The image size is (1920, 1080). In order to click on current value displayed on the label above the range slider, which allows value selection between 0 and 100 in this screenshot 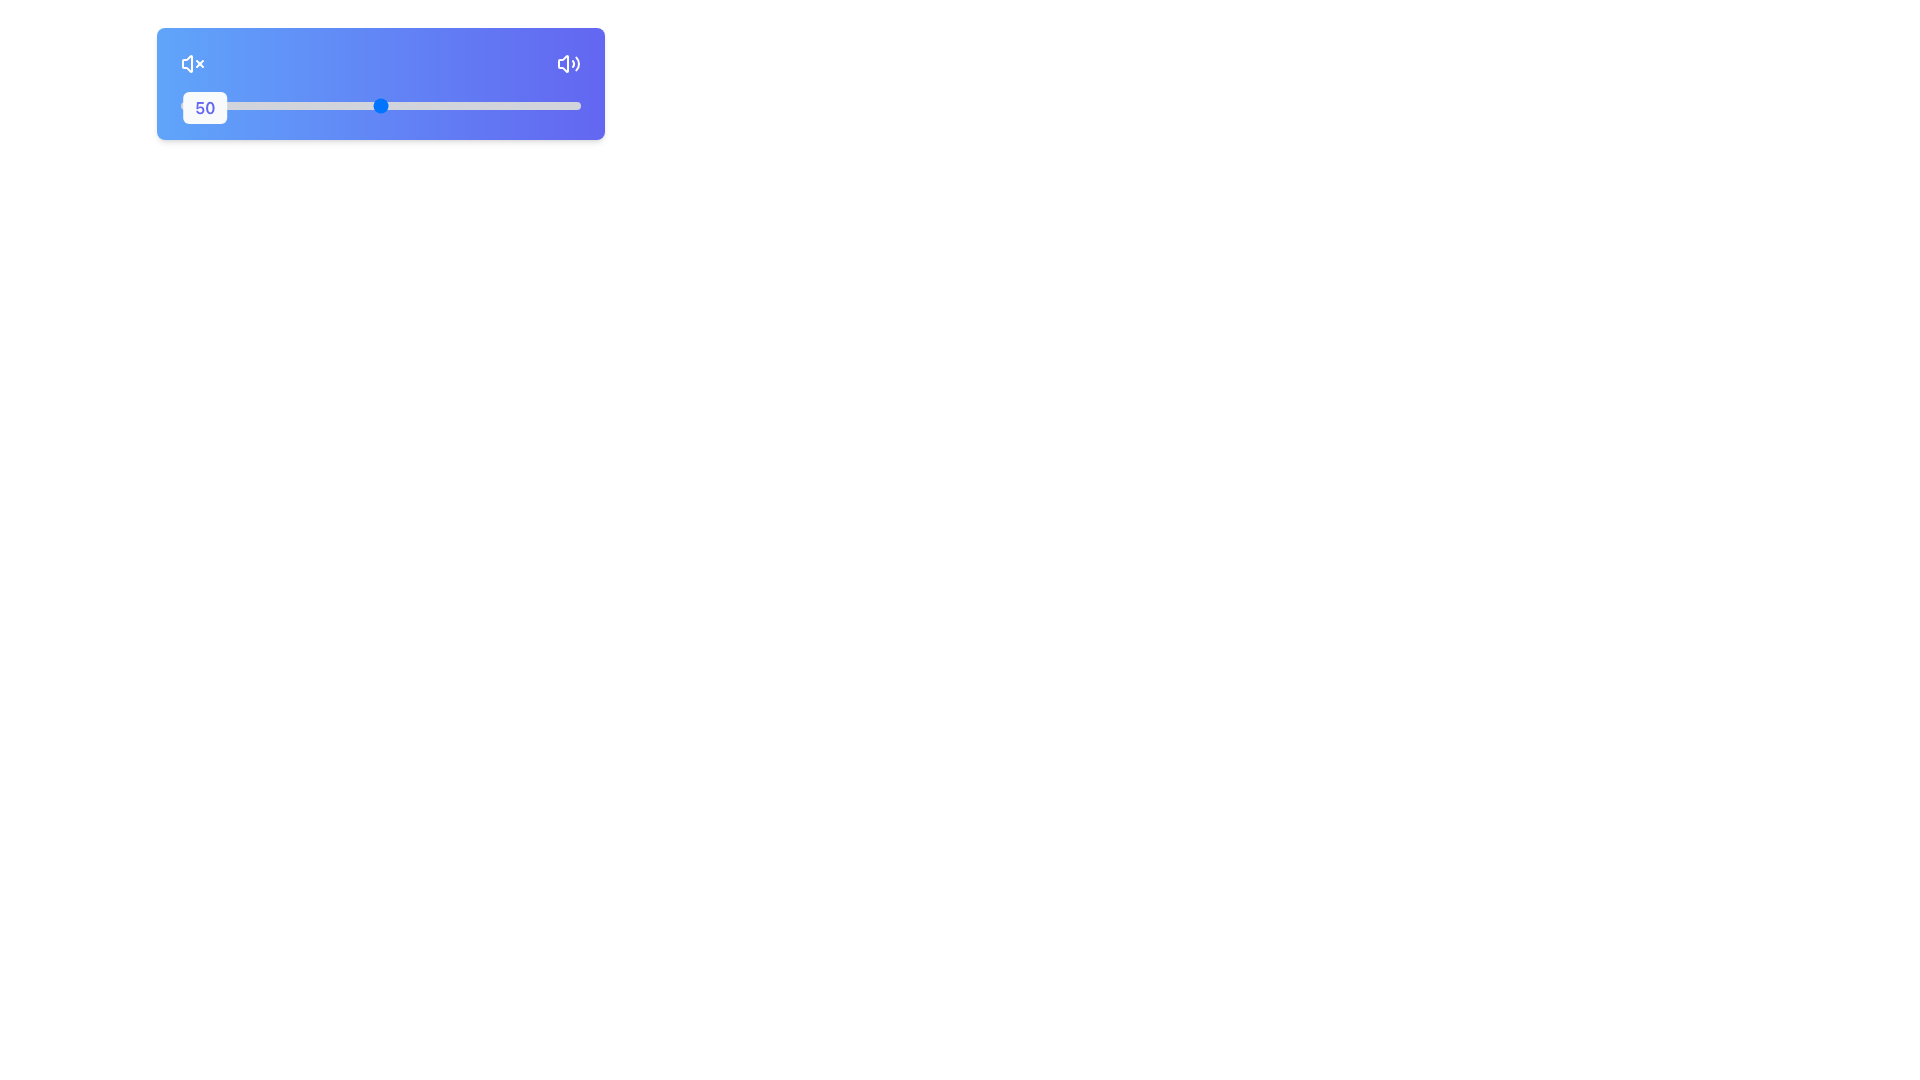, I will do `click(380, 104)`.